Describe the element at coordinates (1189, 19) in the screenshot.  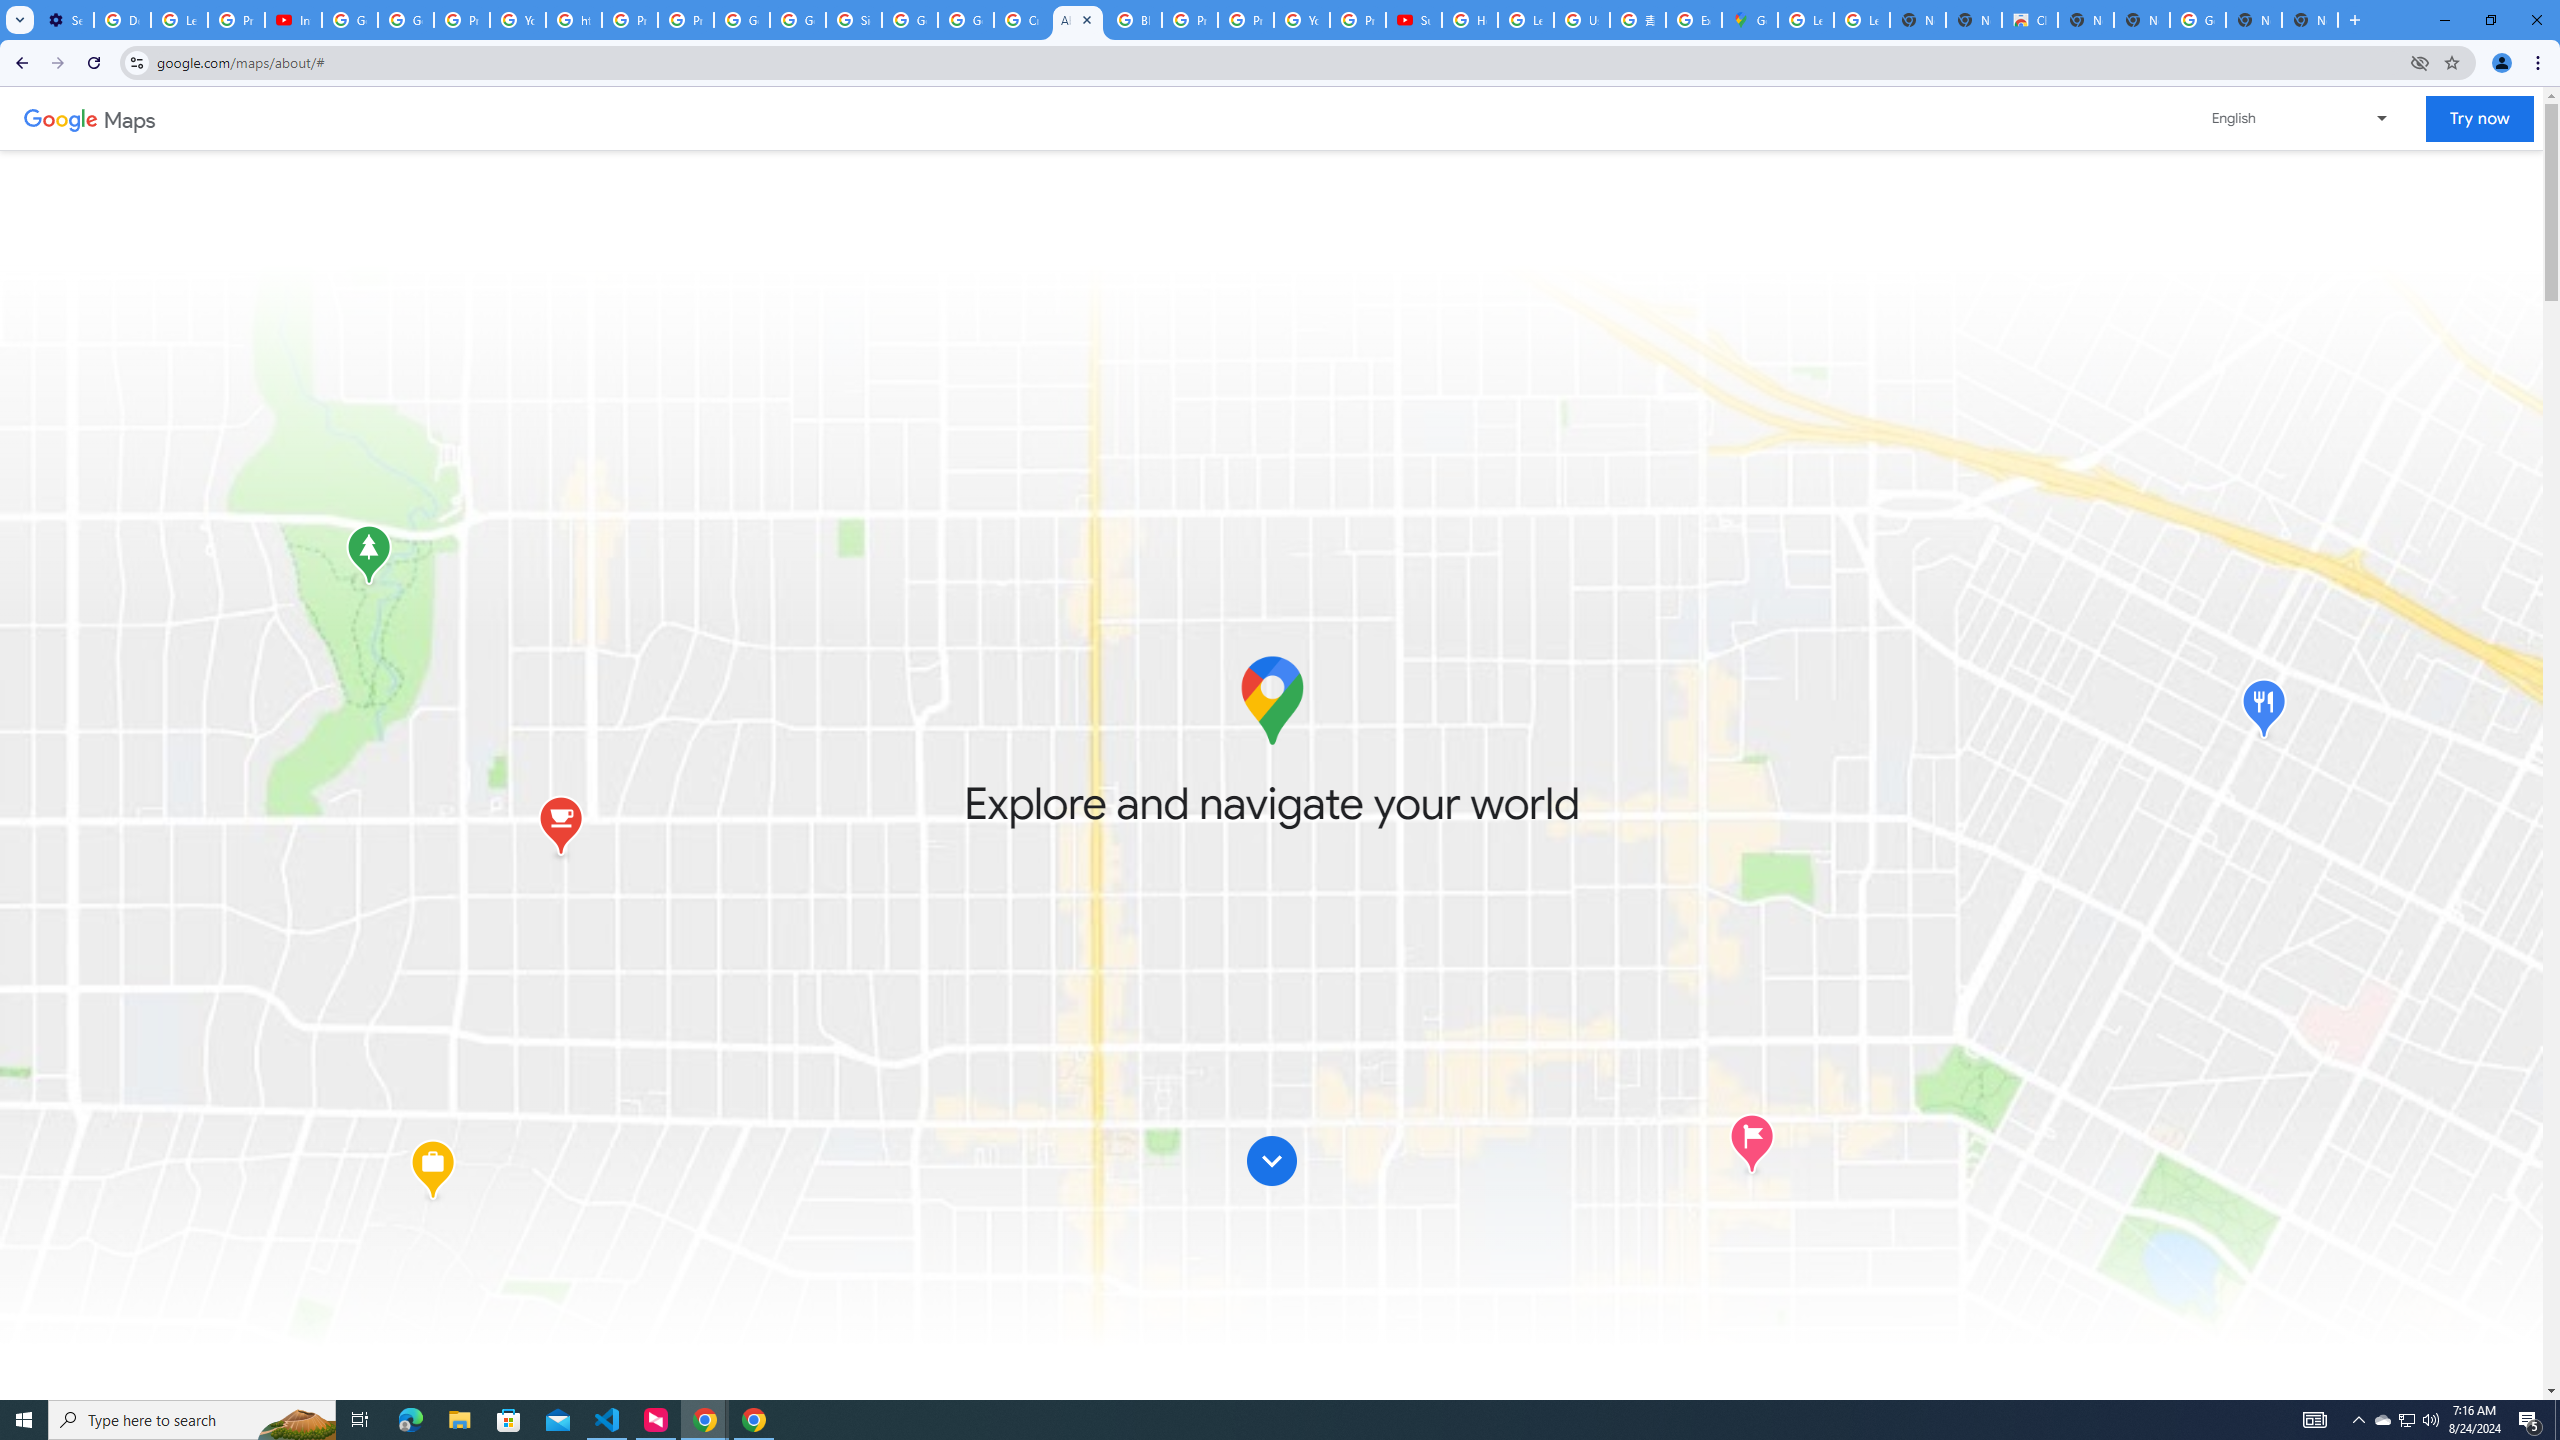
I see `'Privacy Help Center - Policies Help'` at that location.